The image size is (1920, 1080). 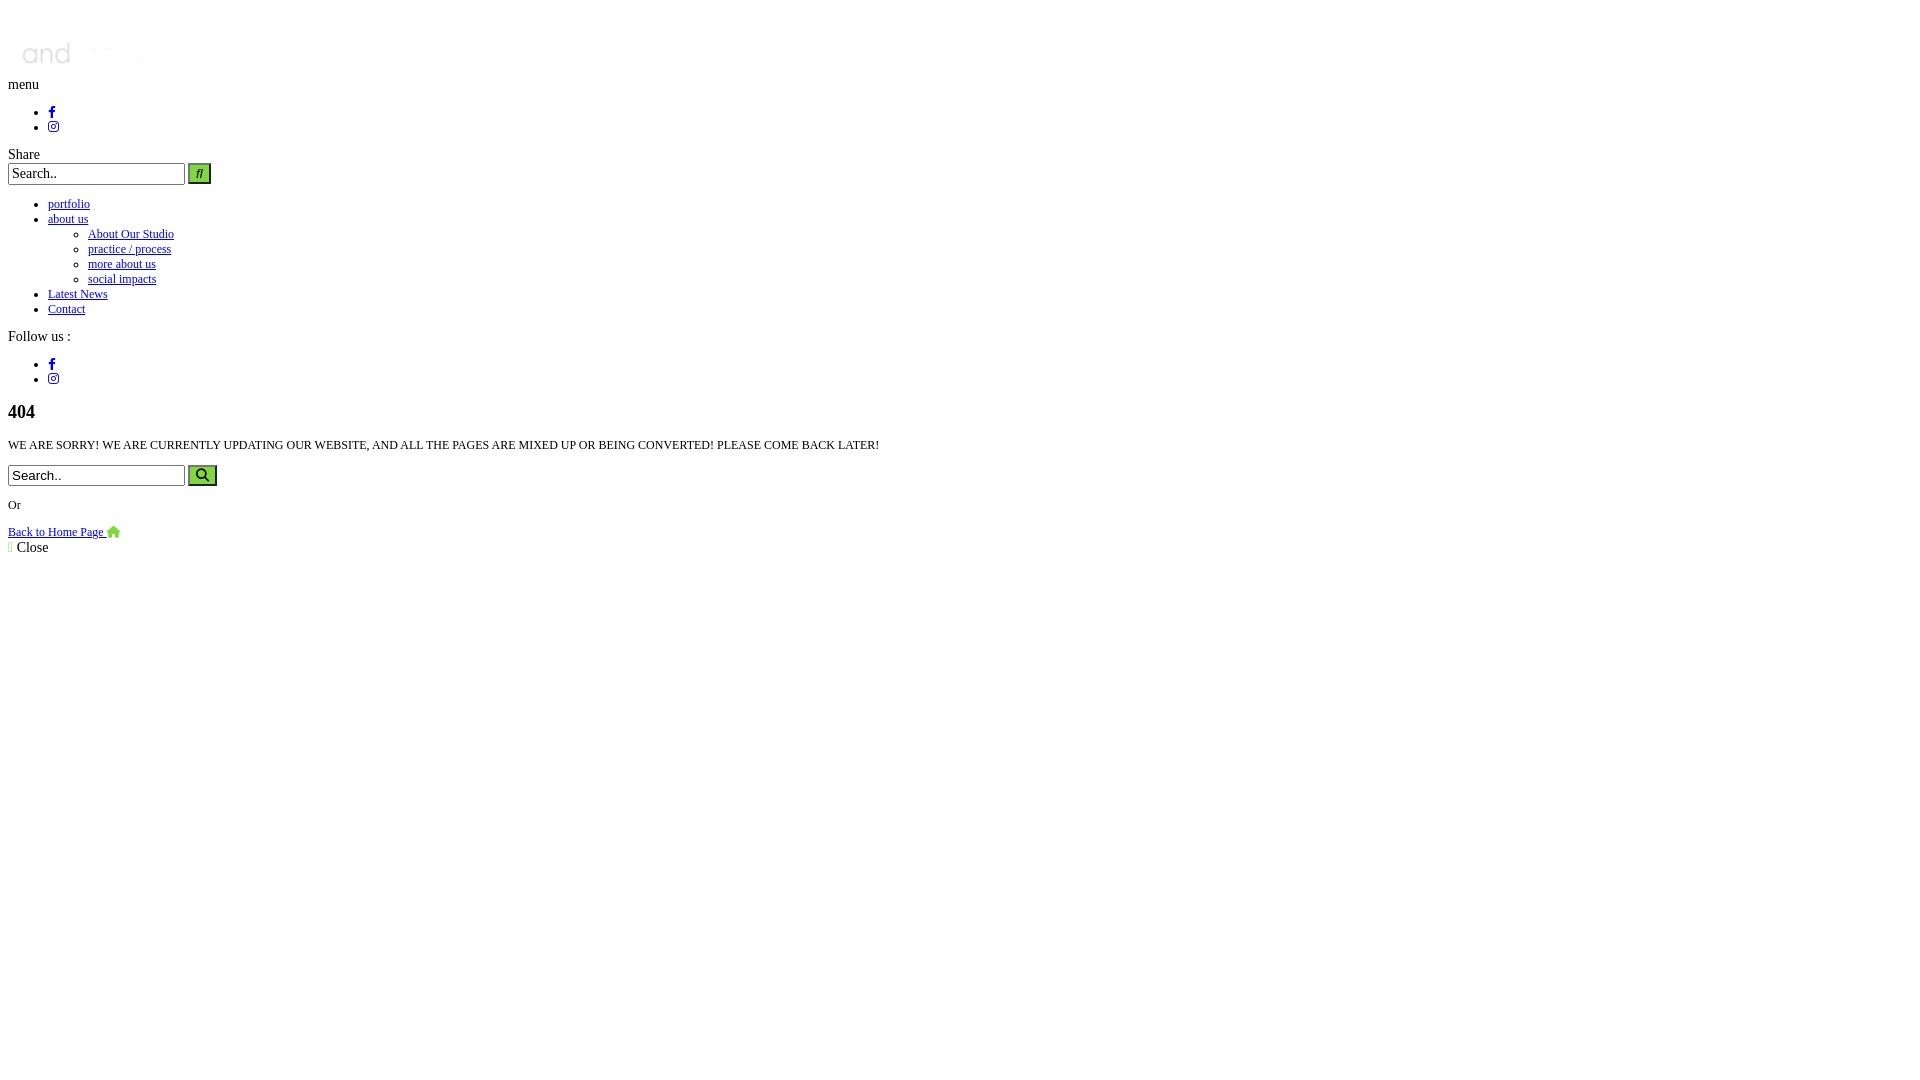 I want to click on 'social impacts', so click(x=86, y=278).